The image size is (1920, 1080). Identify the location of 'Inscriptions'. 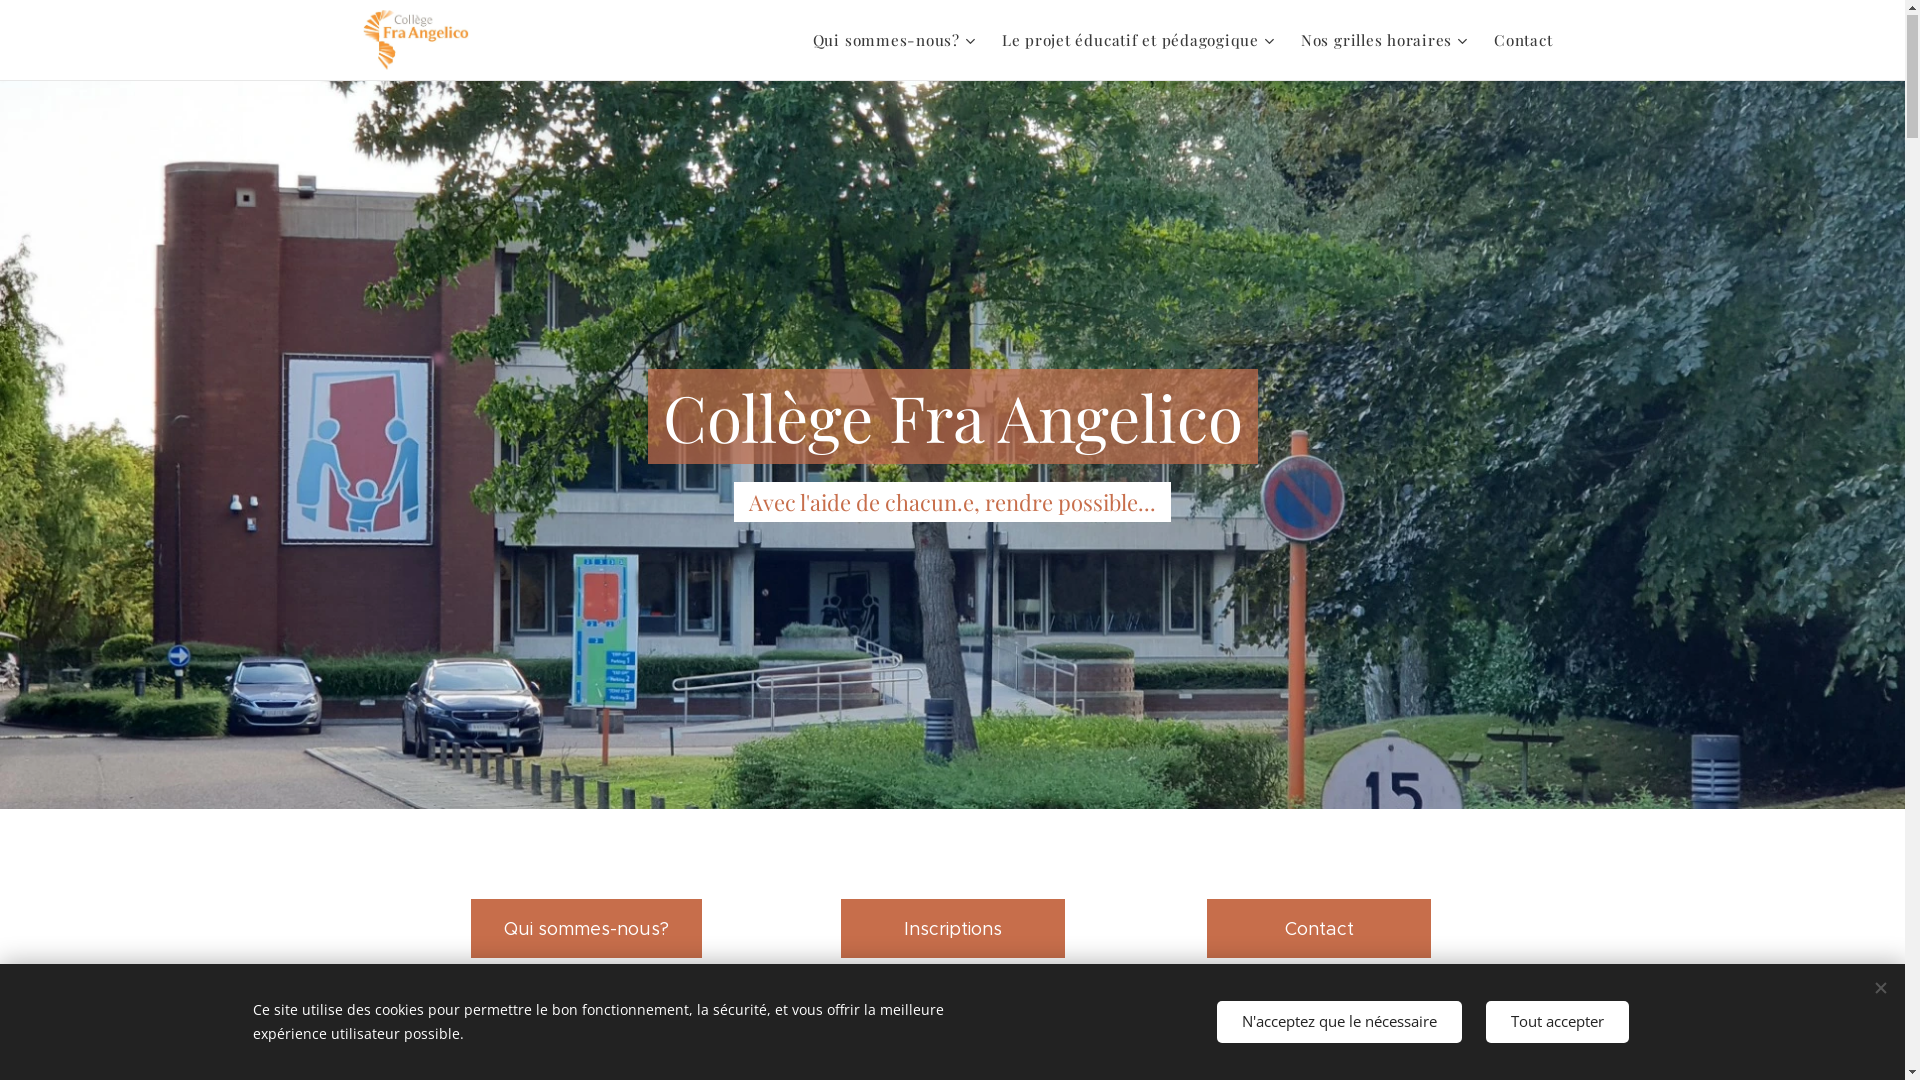
(950, 929).